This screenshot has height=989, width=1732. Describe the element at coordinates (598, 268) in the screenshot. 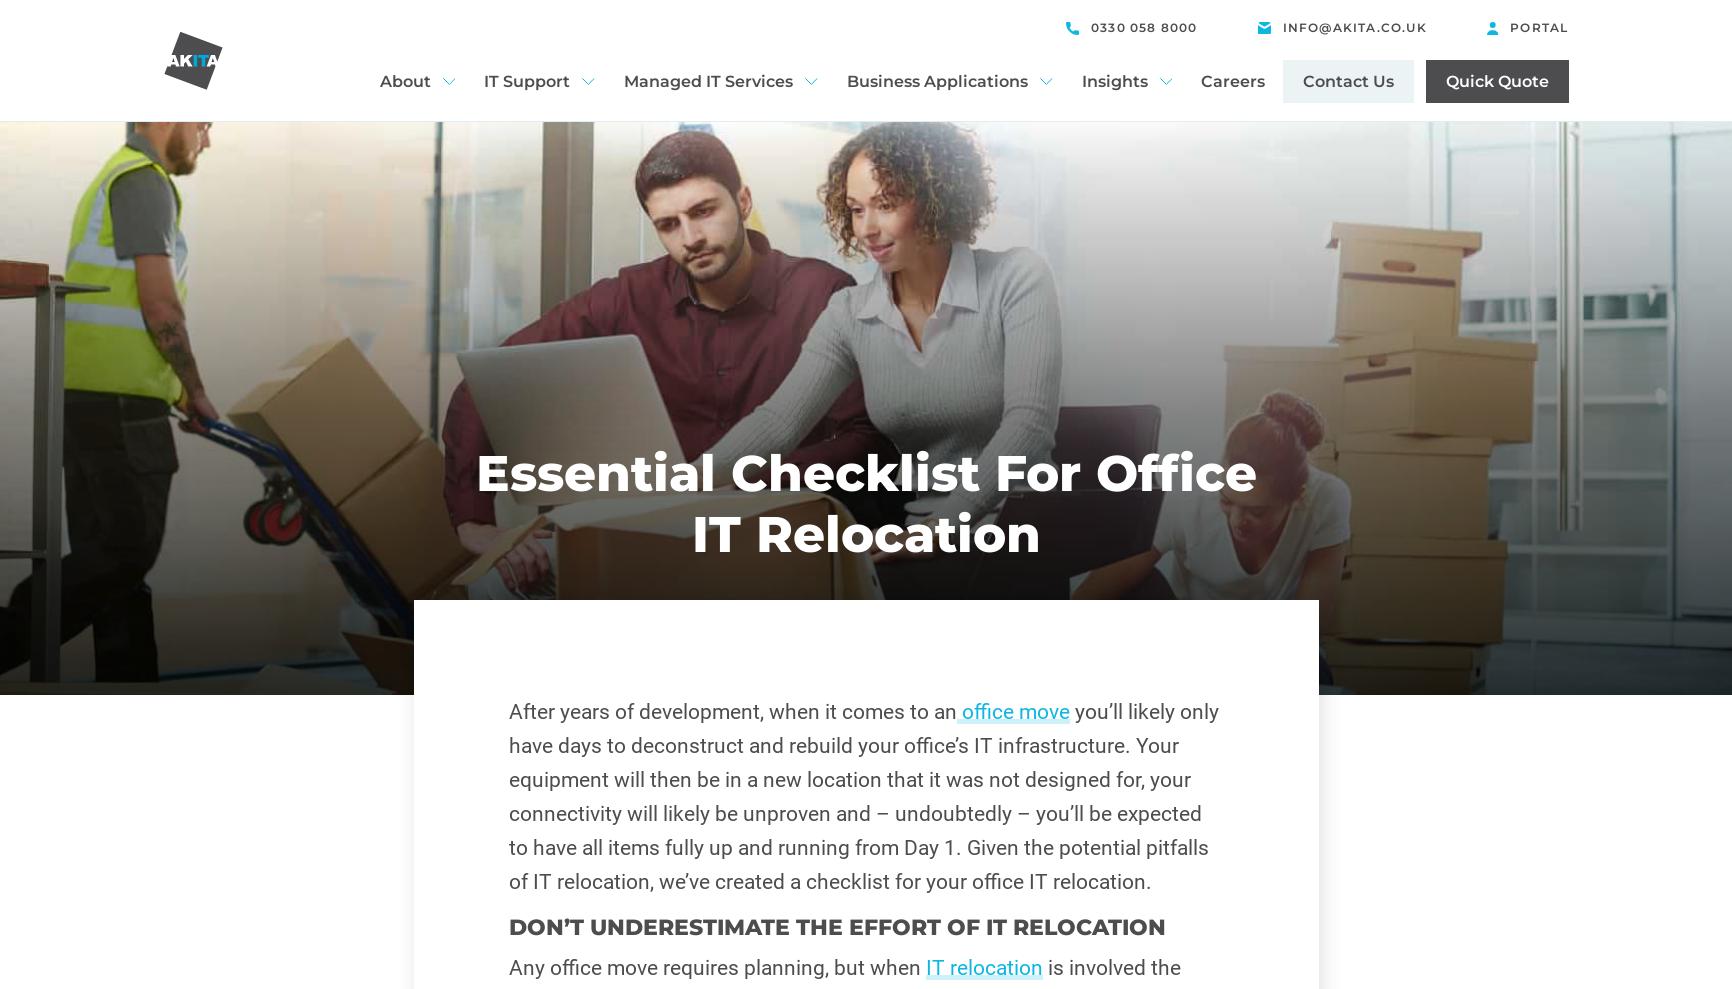

I see `'Cloud & Hosted Services'` at that location.